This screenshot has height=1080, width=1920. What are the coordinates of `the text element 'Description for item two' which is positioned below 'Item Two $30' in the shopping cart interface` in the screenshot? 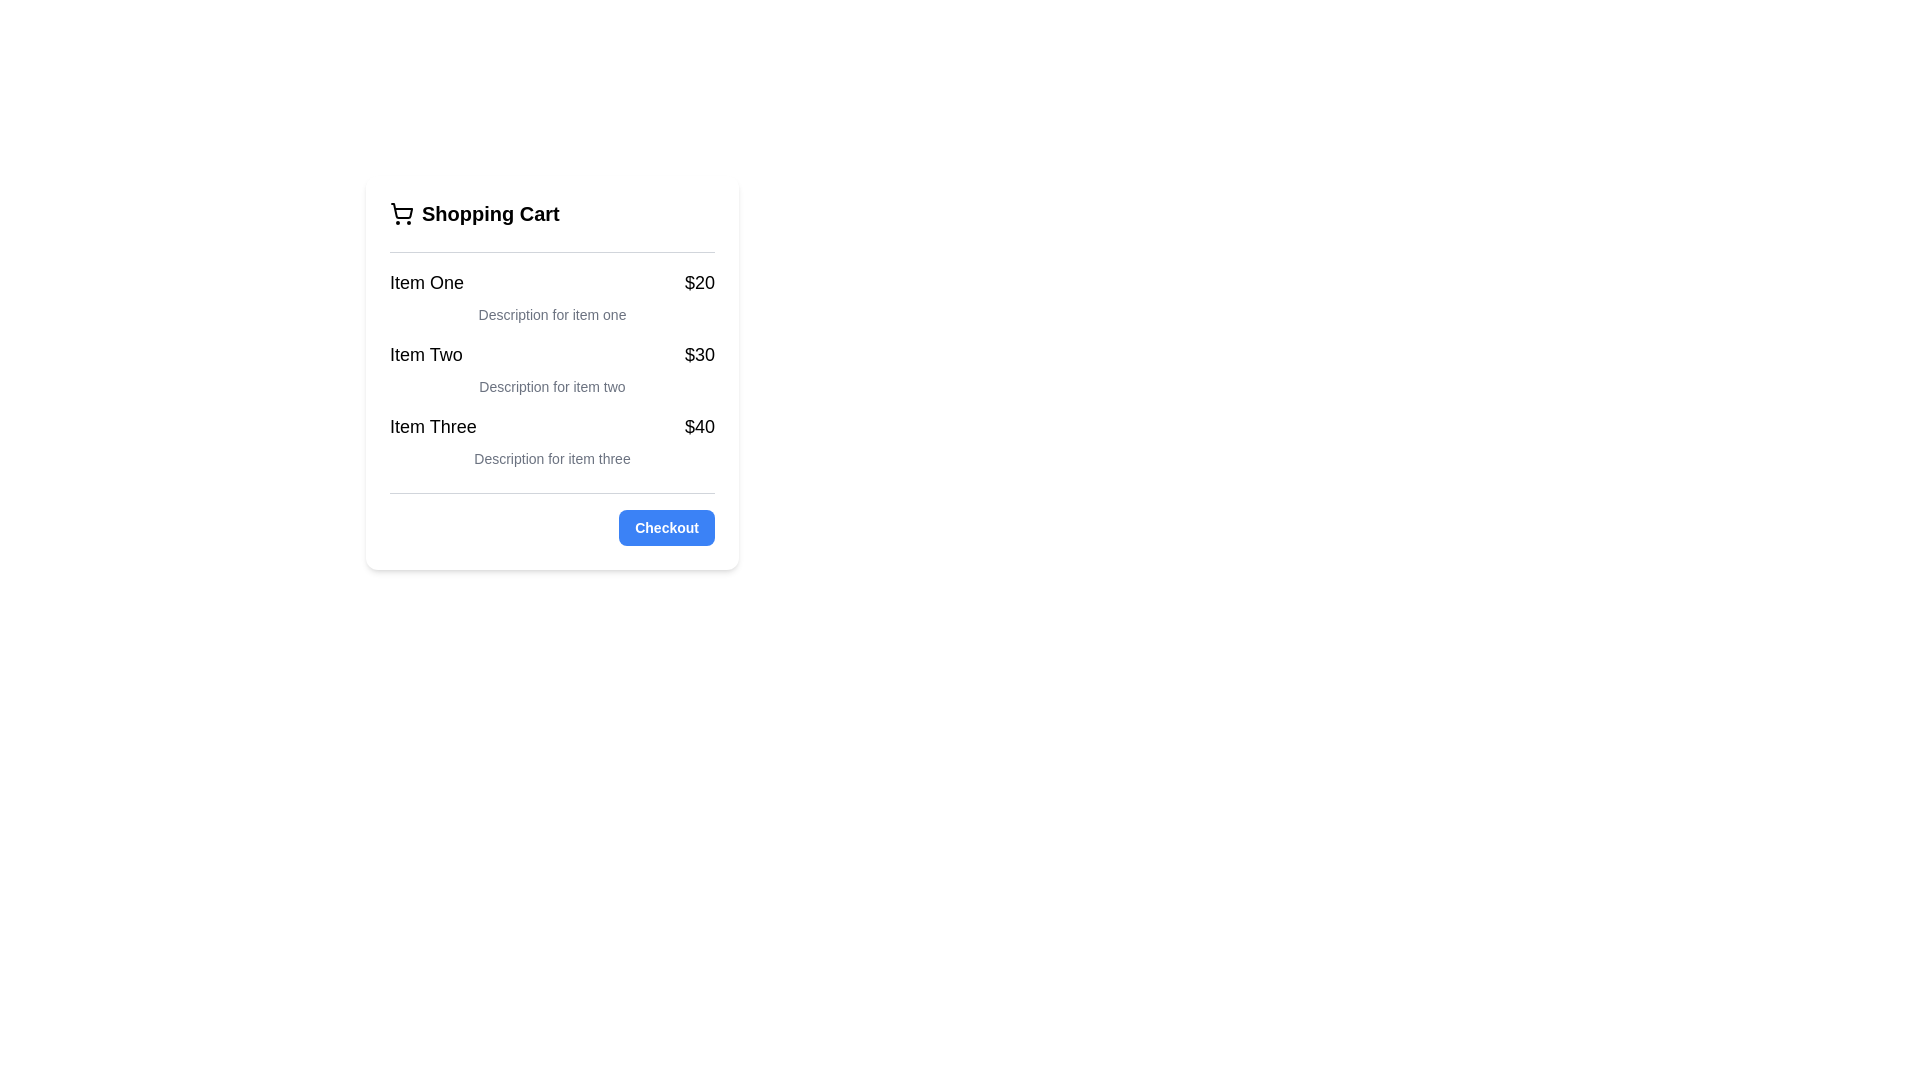 It's located at (552, 386).